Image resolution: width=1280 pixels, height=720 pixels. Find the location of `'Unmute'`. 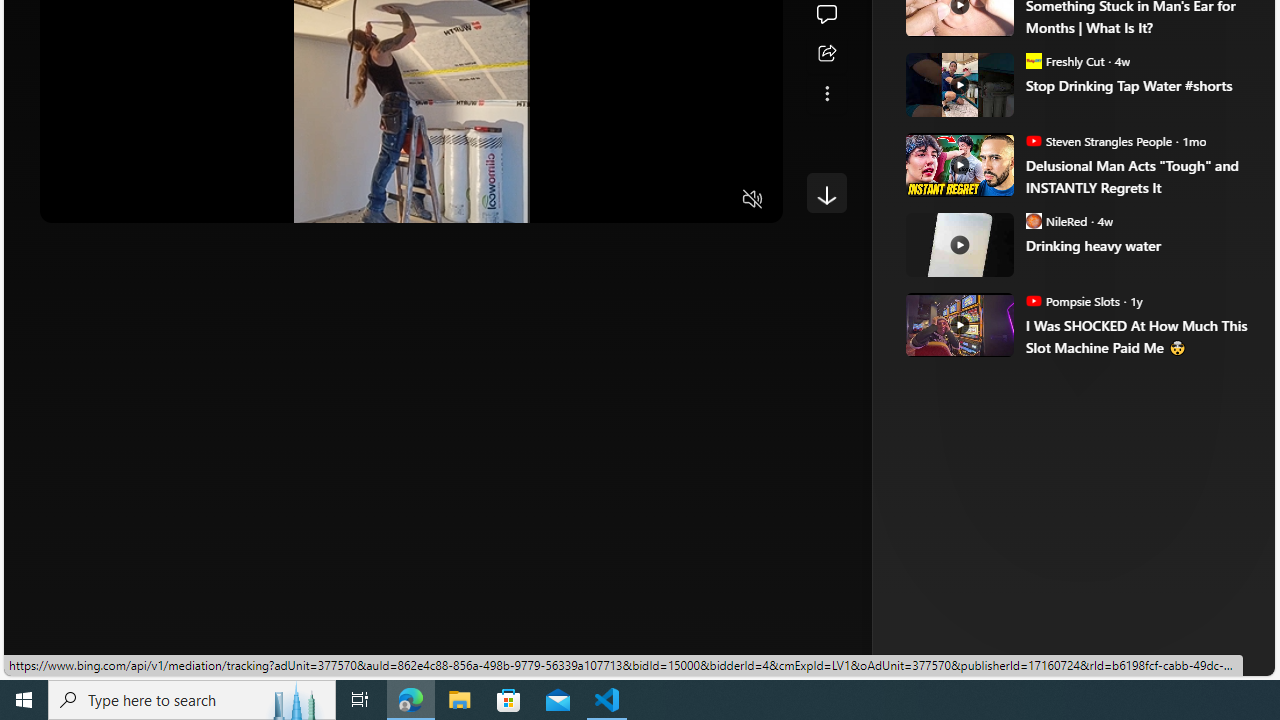

'Unmute' is located at coordinates (752, 200).